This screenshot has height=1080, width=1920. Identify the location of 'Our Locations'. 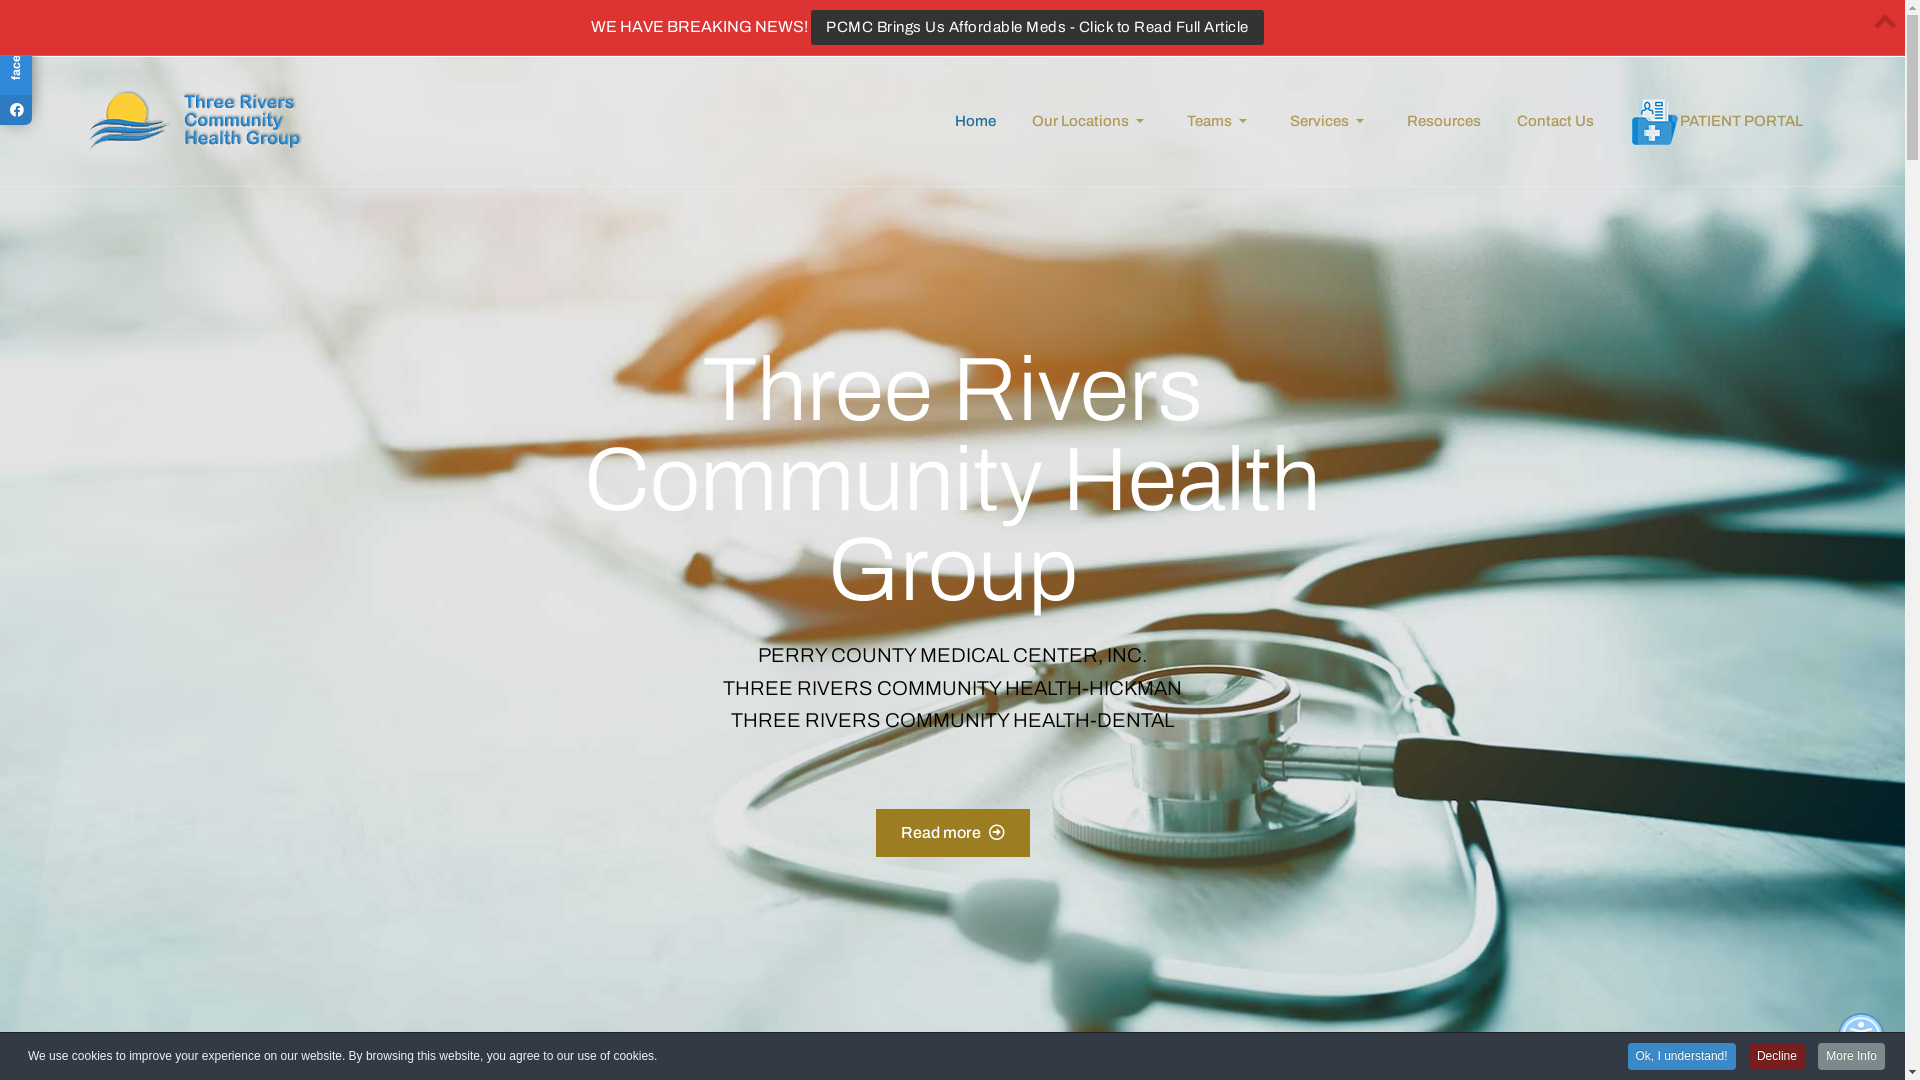
(1013, 120).